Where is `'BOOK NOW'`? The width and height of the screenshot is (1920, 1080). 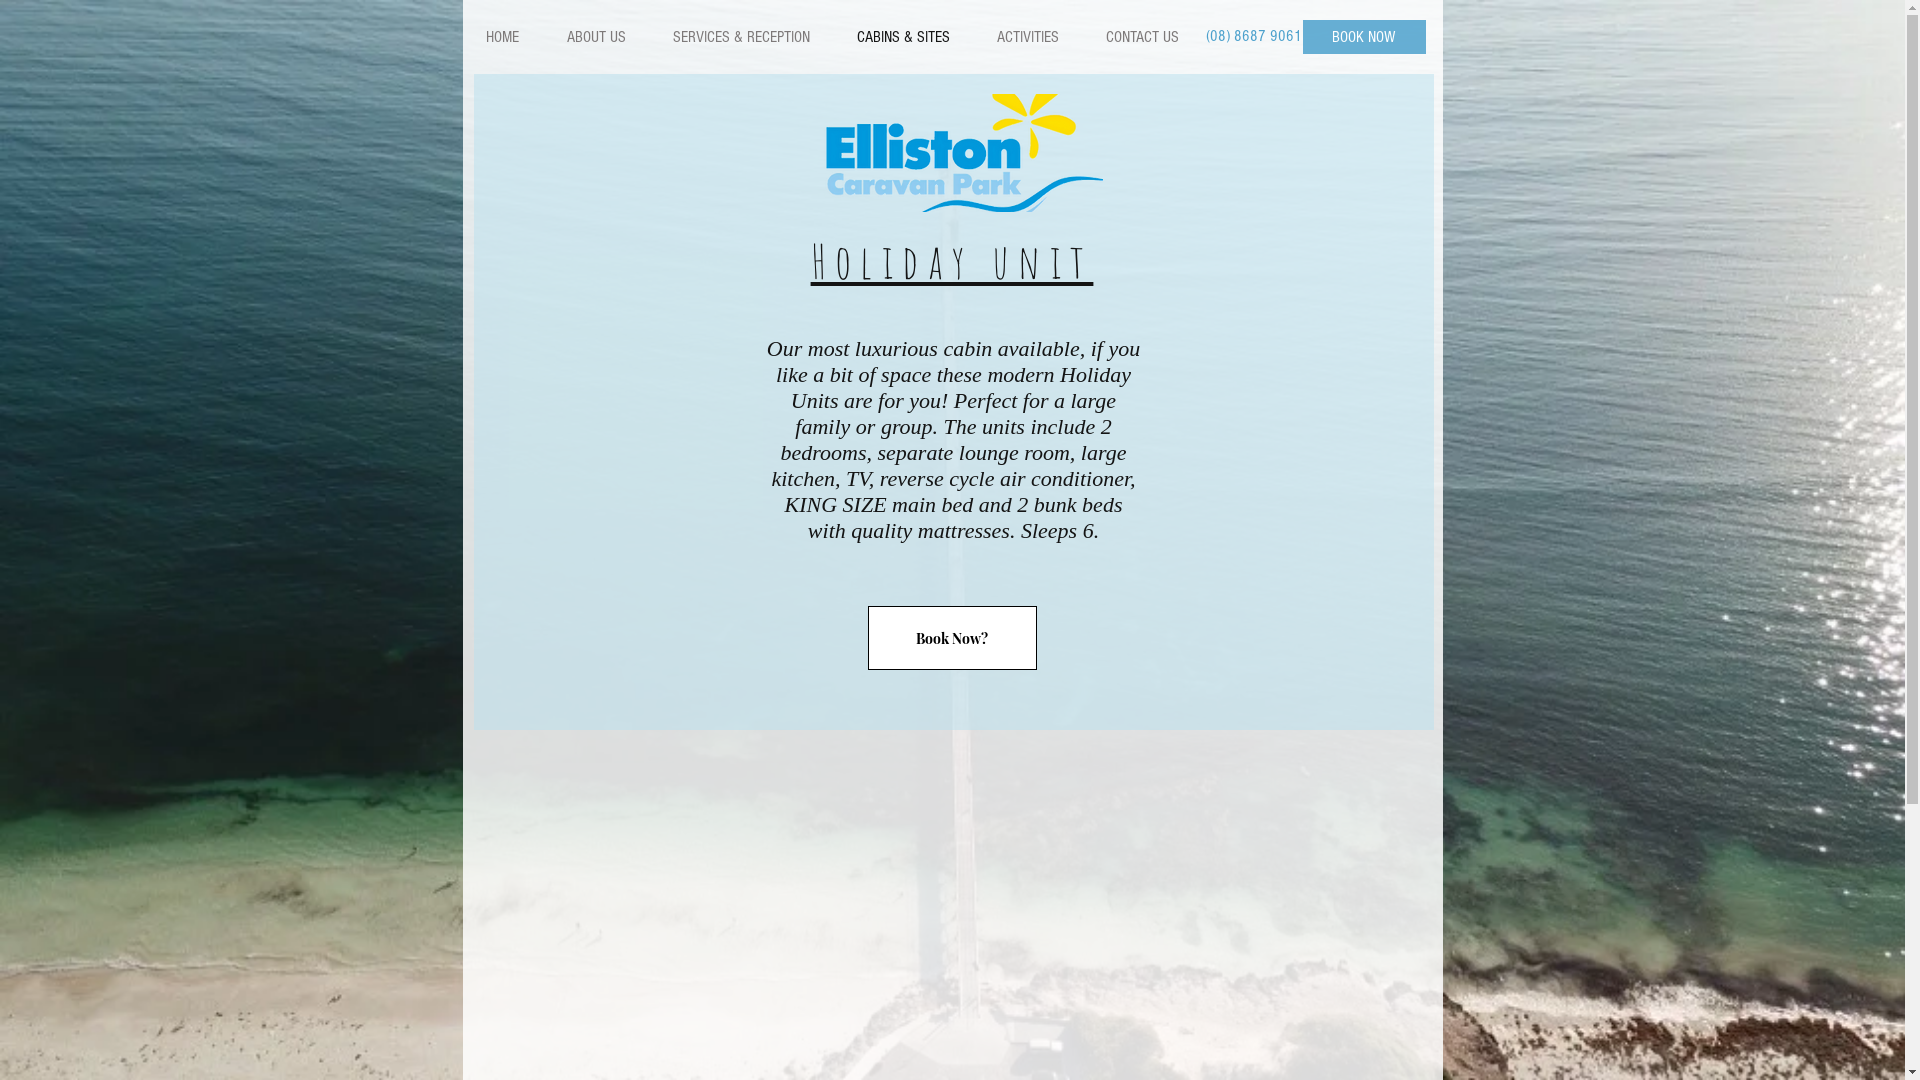
'BOOK NOW' is located at coordinates (1362, 37).